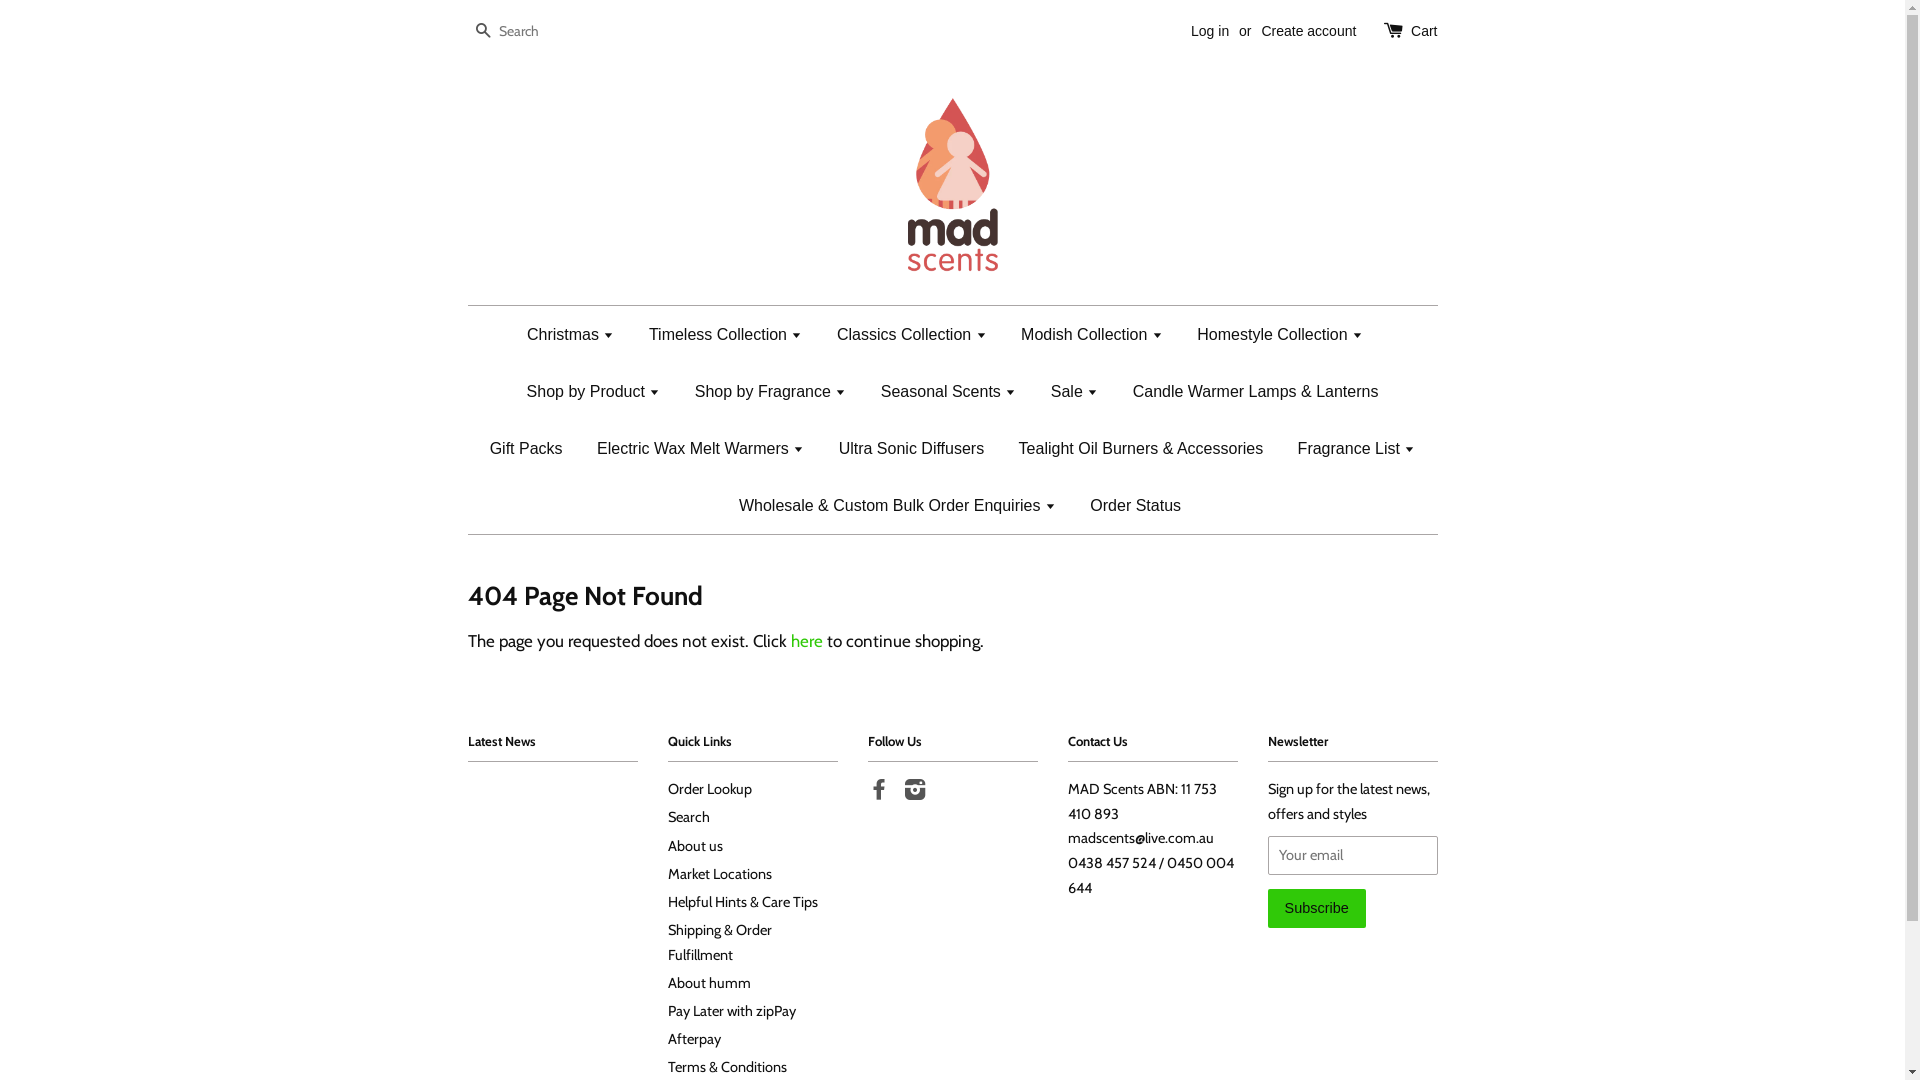  Describe the element at coordinates (1316, 908) in the screenshot. I see `'Subscribe'` at that location.